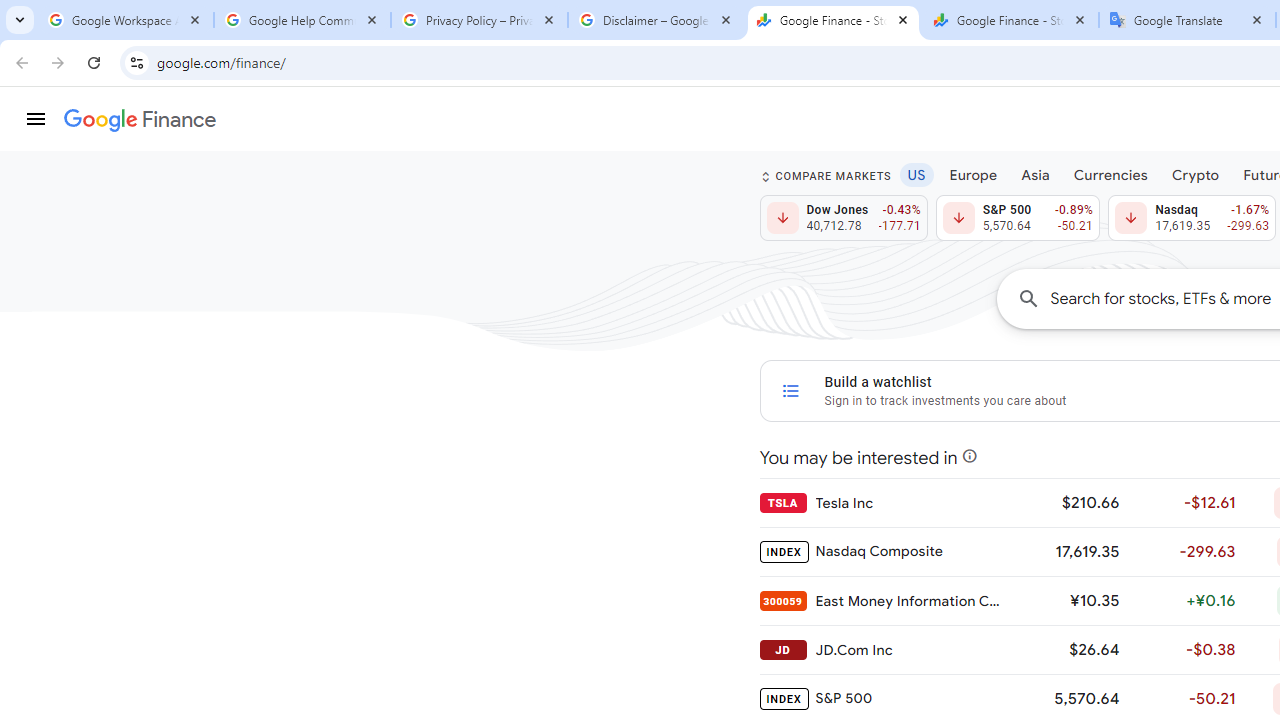 The height and width of the screenshot is (720, 1280). I want to click on 'US', so click(915, 173).